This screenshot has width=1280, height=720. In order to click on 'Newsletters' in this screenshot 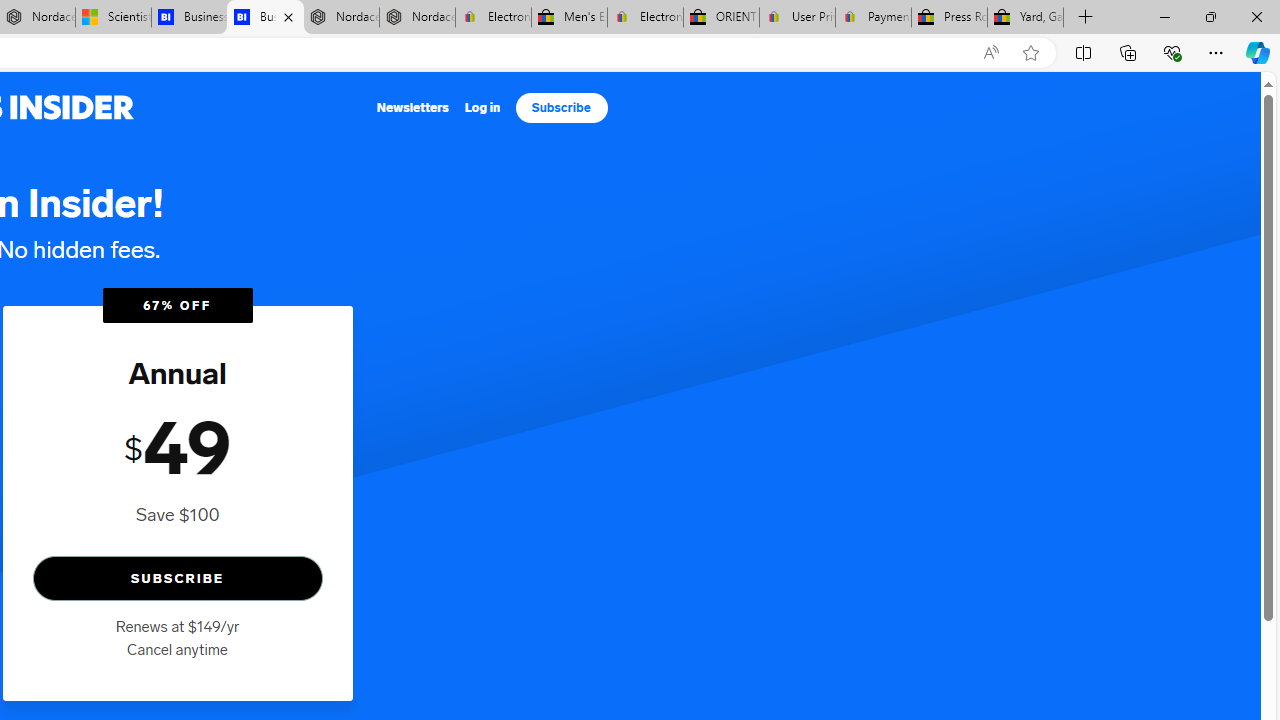, I will do `click(413, 108)`.